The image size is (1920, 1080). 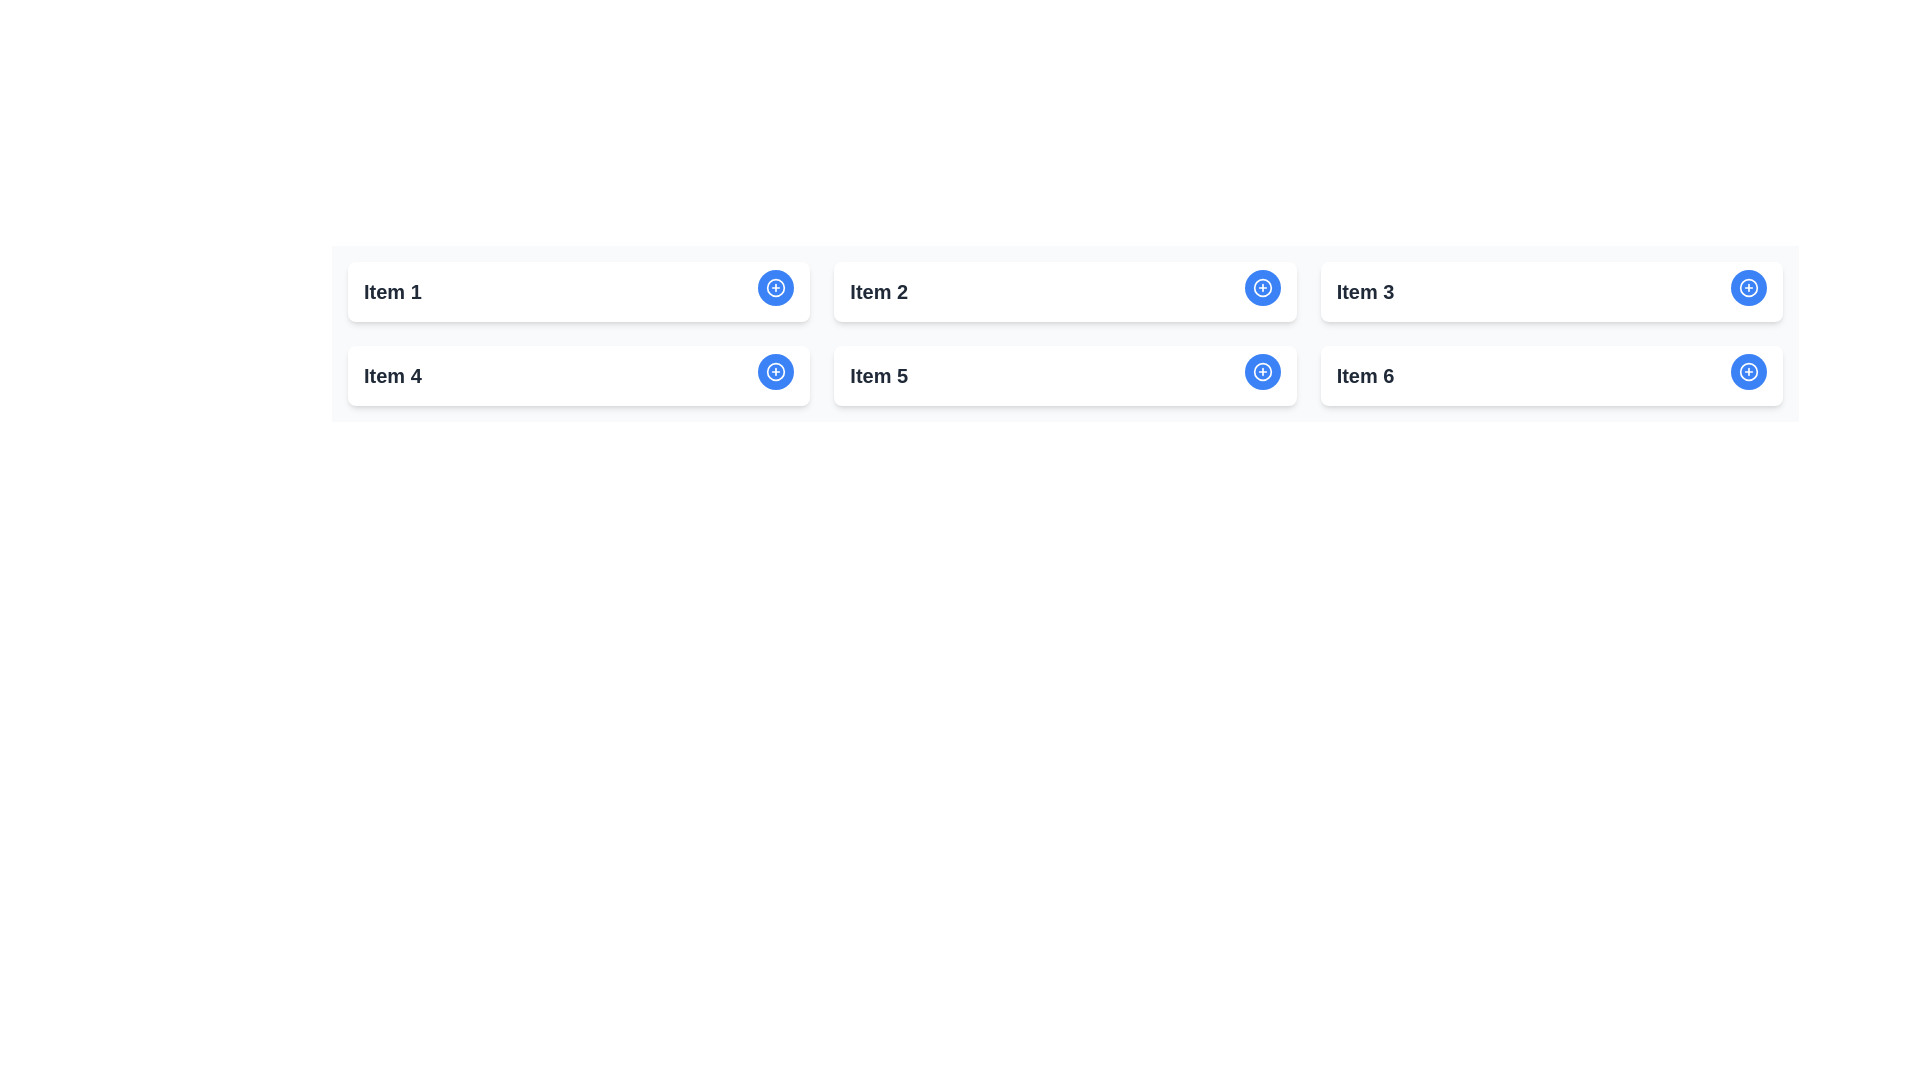 What do you see at coordinates (1364, 375) in the screenshot?
I see `the static text label identifying 'Item 6' in the bottom-right corner of the grid` at bounding box center [1364, 375].